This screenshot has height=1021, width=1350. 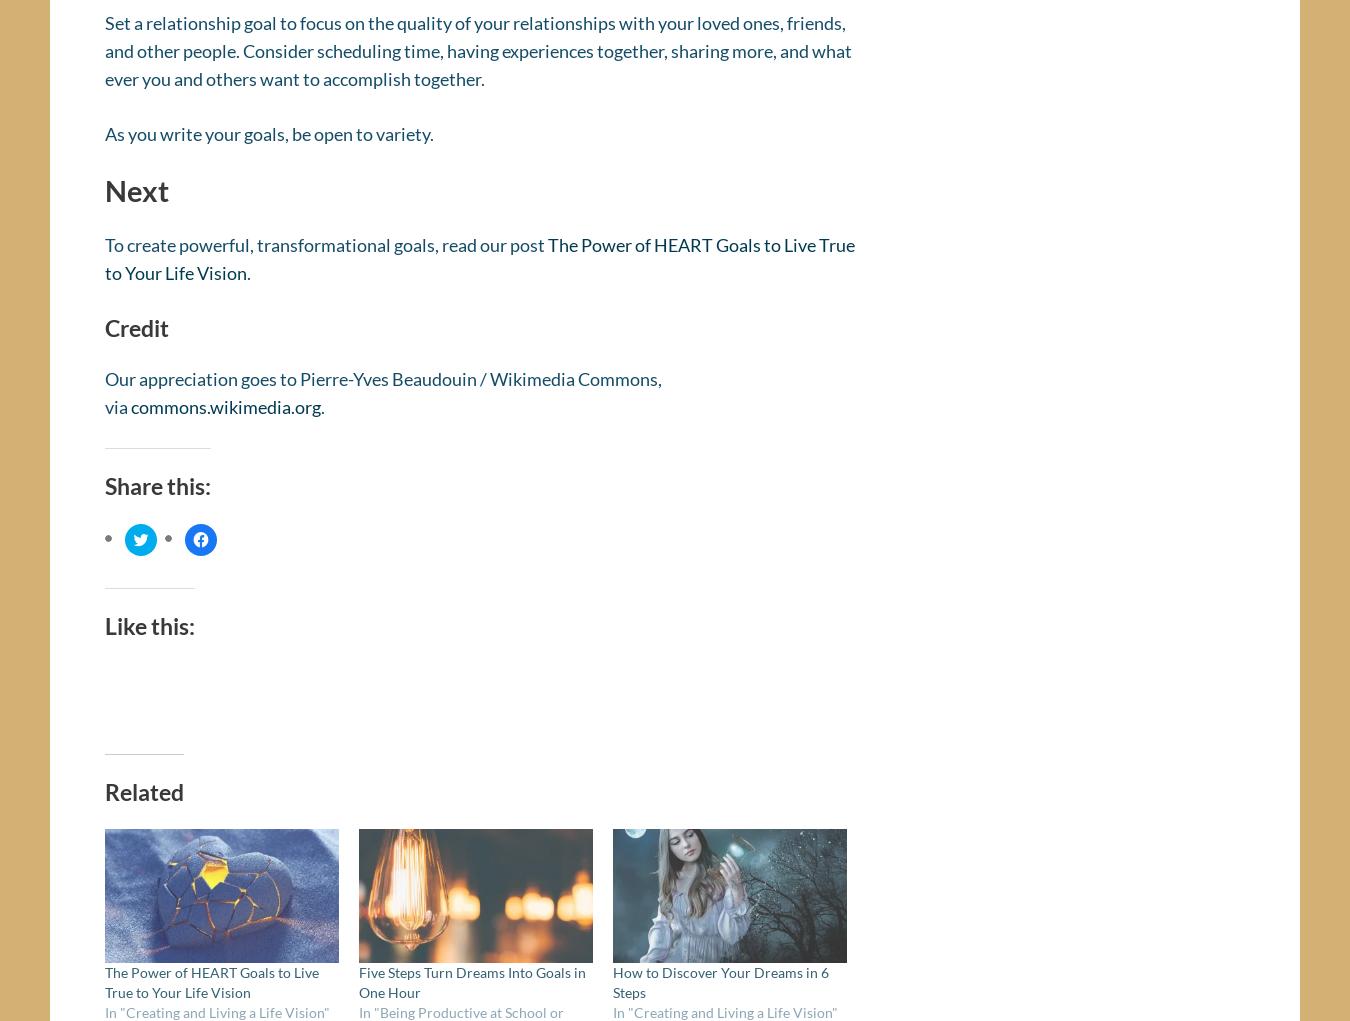 What do you see at coordinates (202, 385) in the screenshot?
I see `'Our appreciation goes to'` at bounding box center [202, 385].